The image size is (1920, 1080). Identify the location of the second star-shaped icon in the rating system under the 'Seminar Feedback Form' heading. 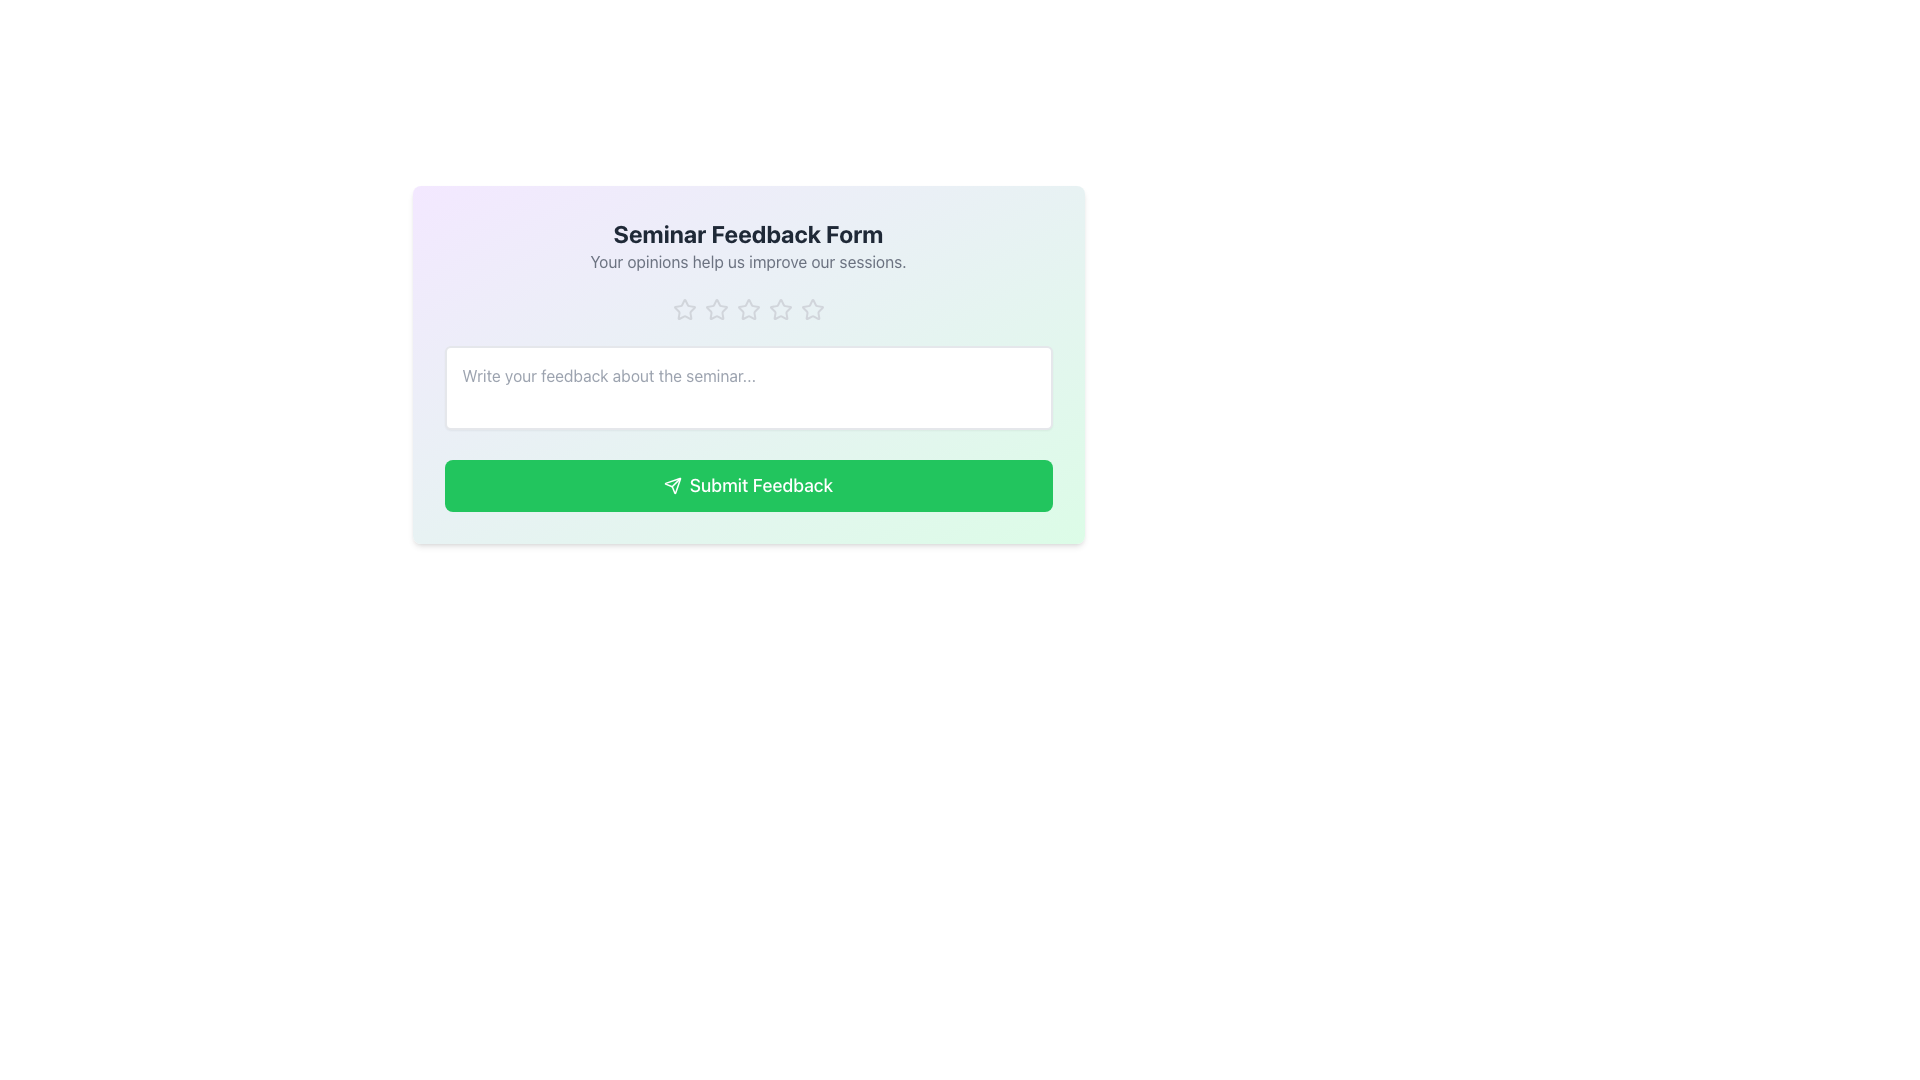
(716, 309).